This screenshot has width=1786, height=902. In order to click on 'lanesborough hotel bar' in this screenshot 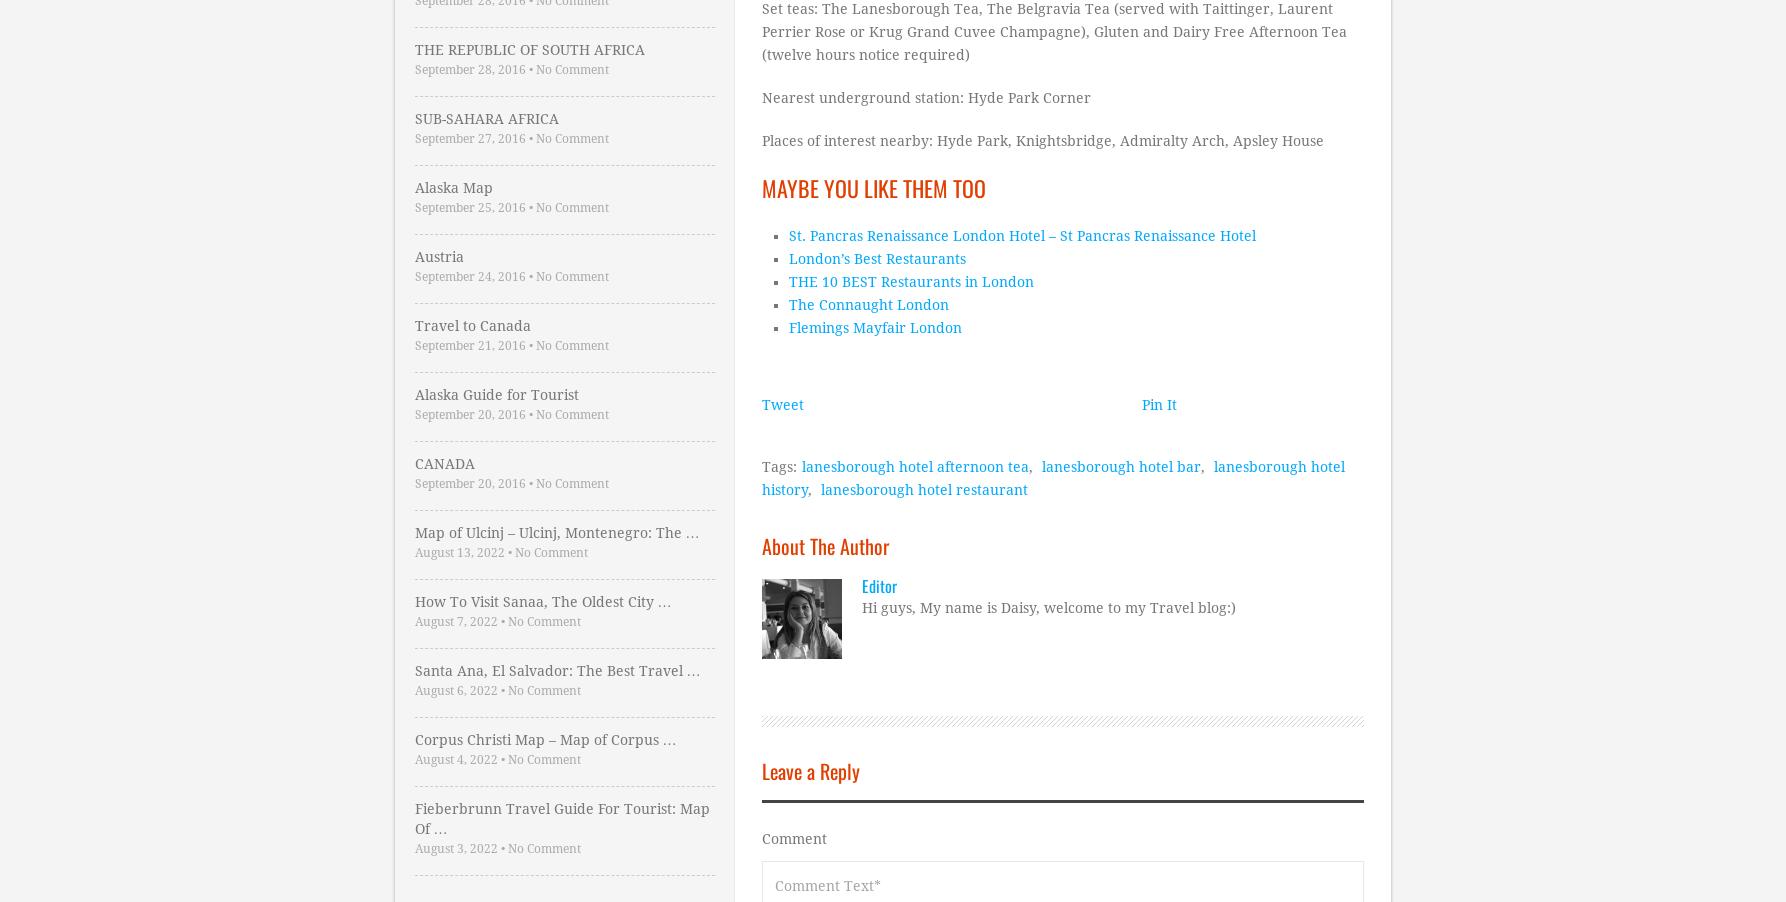, I will do `click(1120, 464)`.